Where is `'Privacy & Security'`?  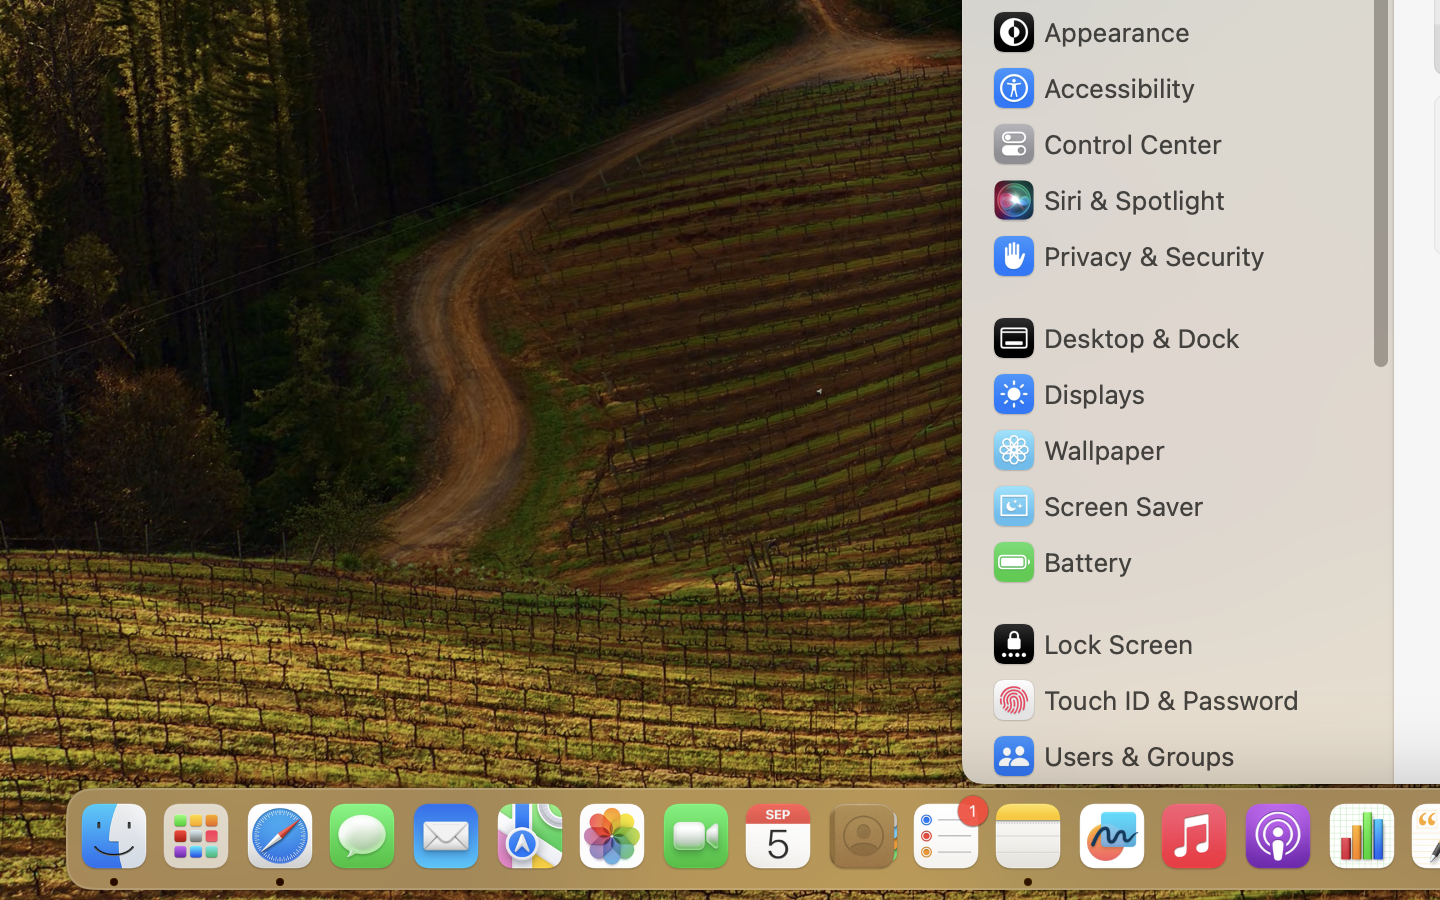 'Privacy & Security' is located at coordinates (1125, 254).